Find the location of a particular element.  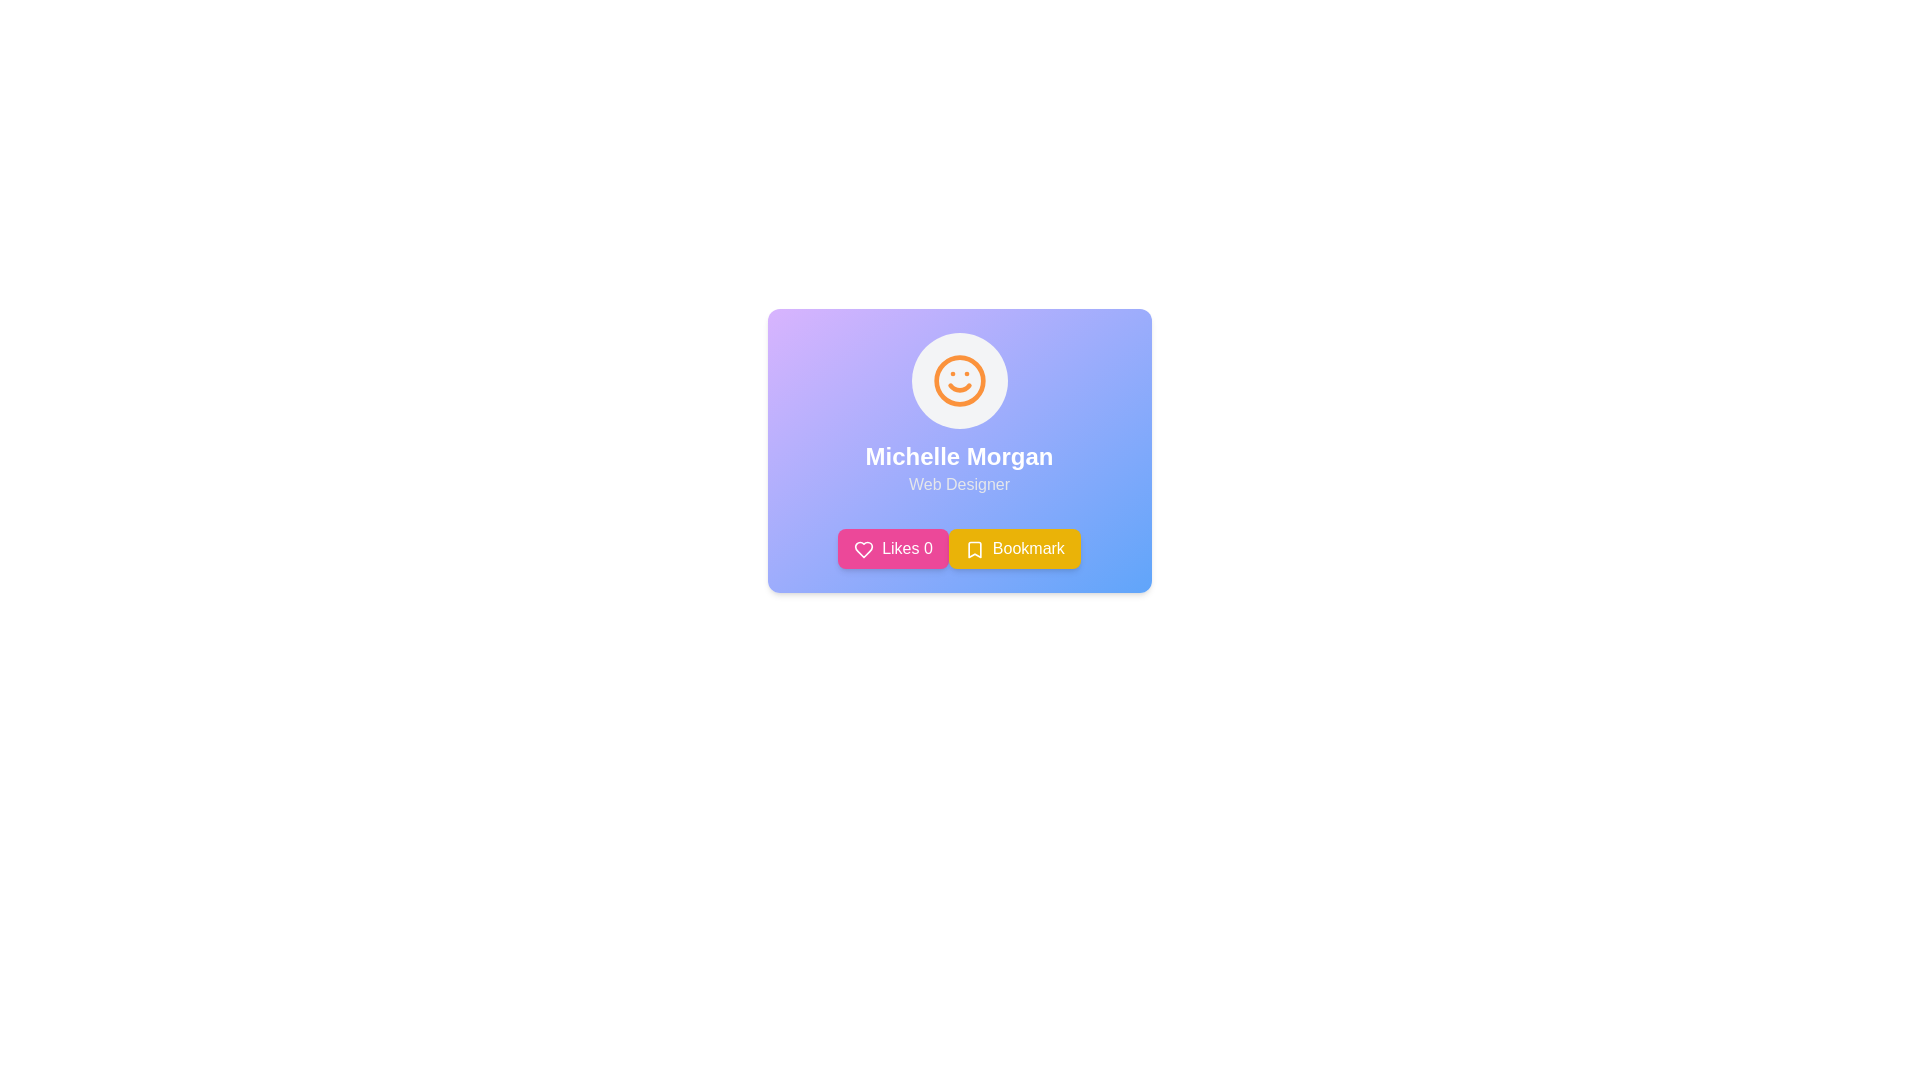

the outer circular boundary of the smiley face icon located at the top-center of the profile card is located at coordinates (958, 381).